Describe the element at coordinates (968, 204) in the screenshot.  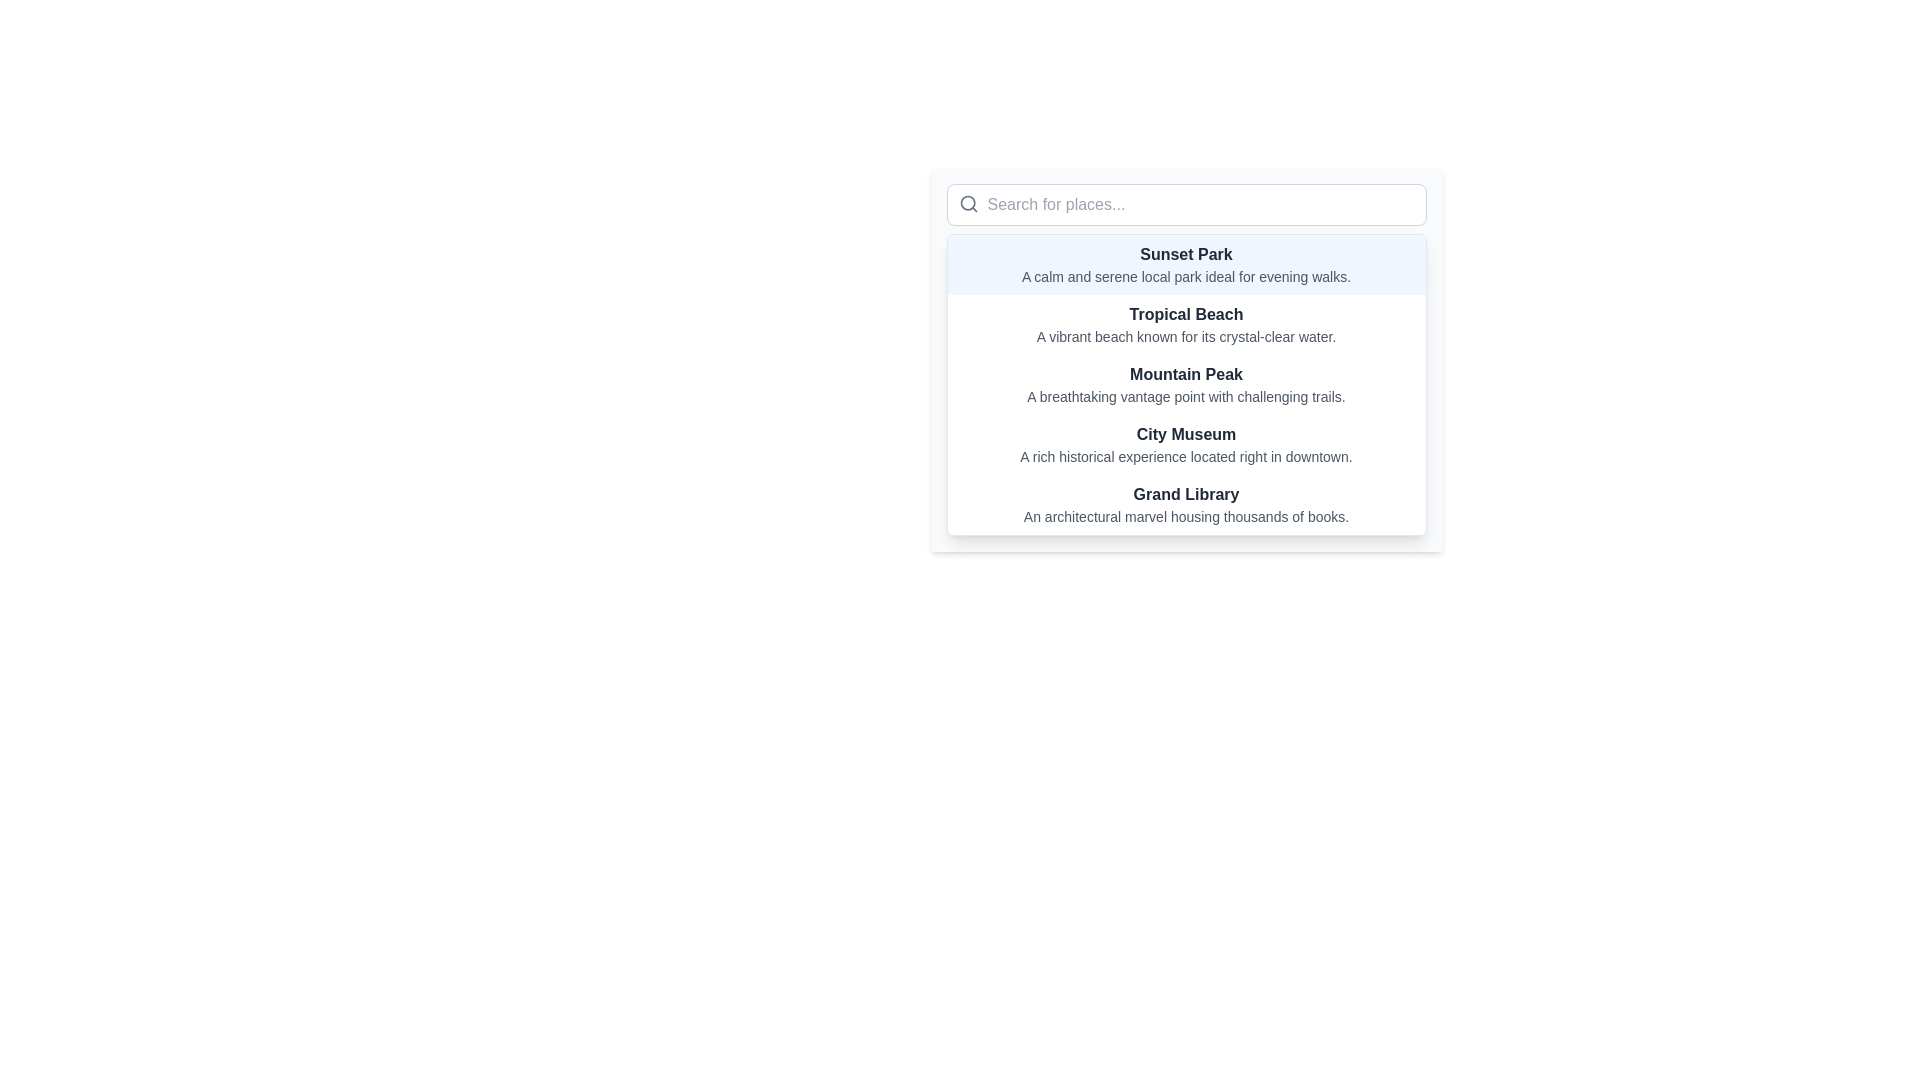
I see `adjacent to the search icon to focus the associated input field for searching` at that location.